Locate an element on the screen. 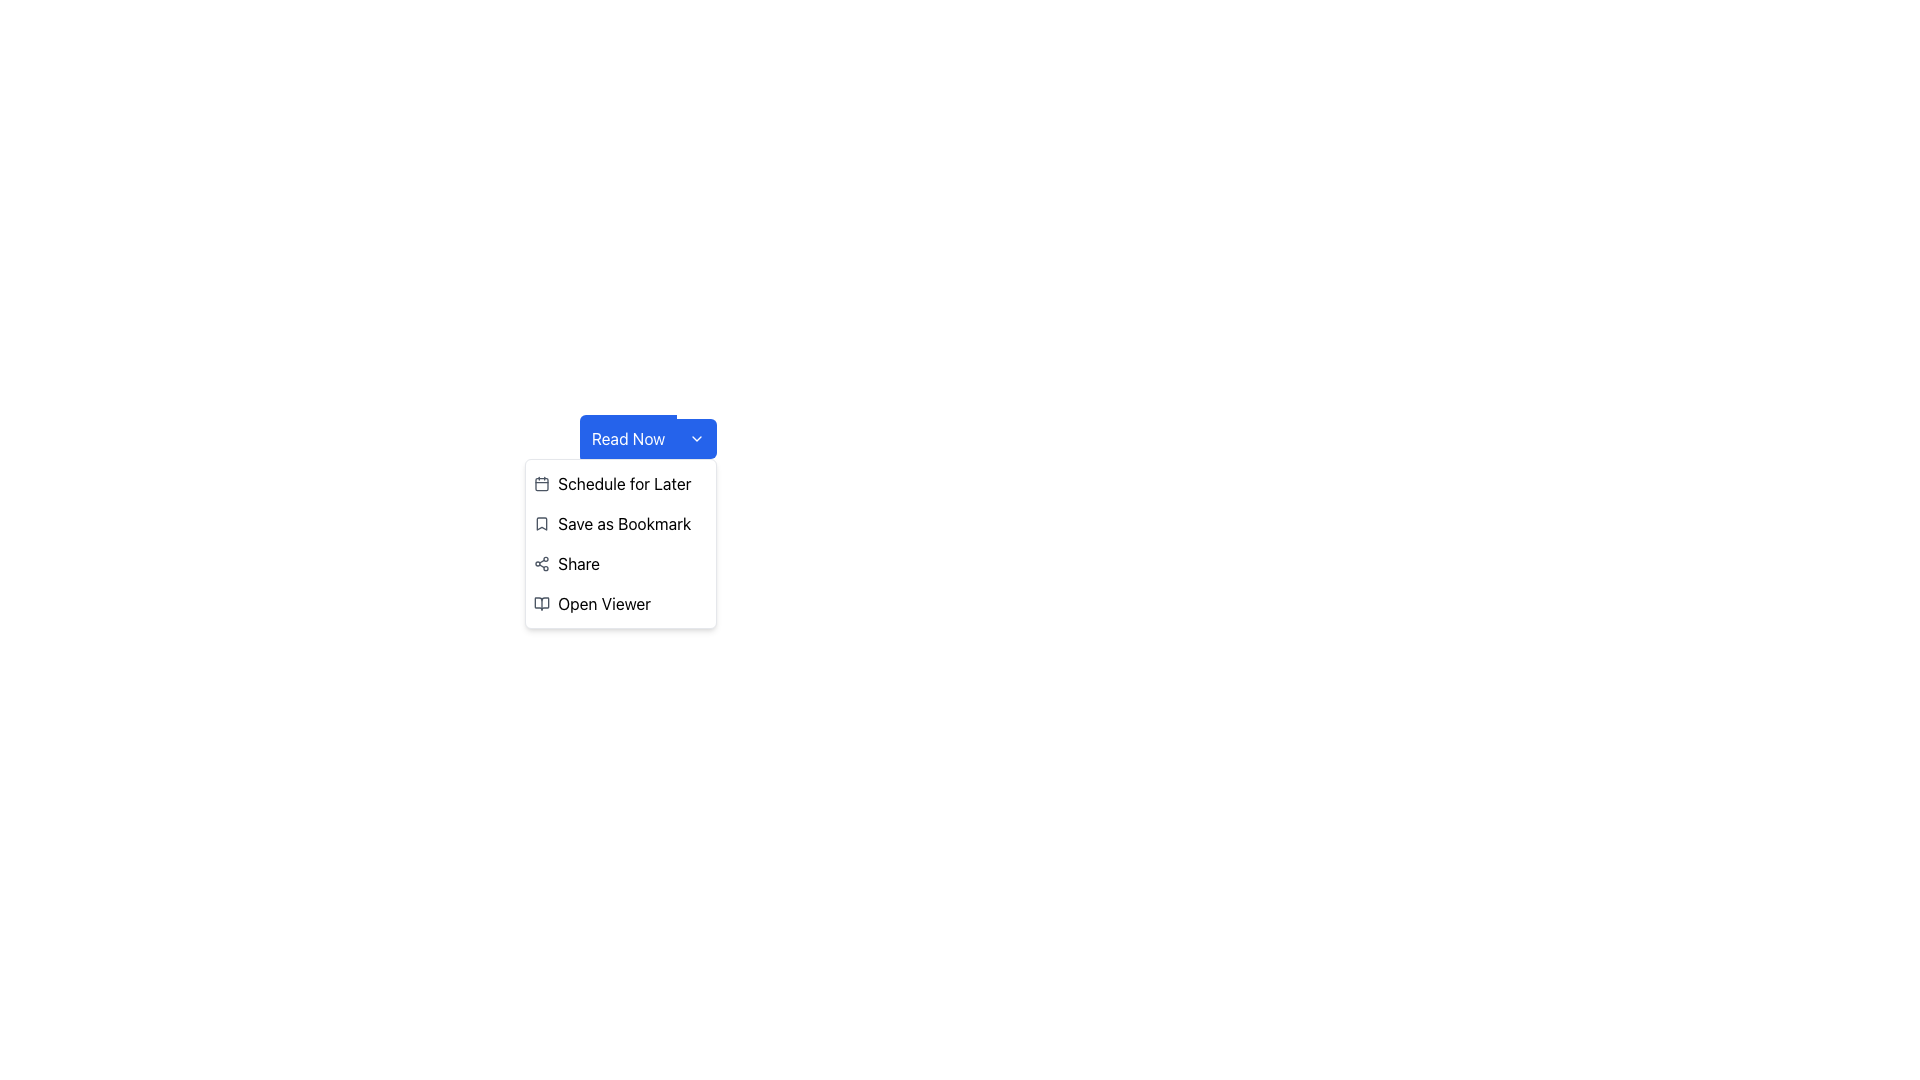 The image size is (1920, 1080). the primary shape of the calendar icon located to the left of the 'Schedule for Later' text in the menu options is located at coordinates (542, 484).